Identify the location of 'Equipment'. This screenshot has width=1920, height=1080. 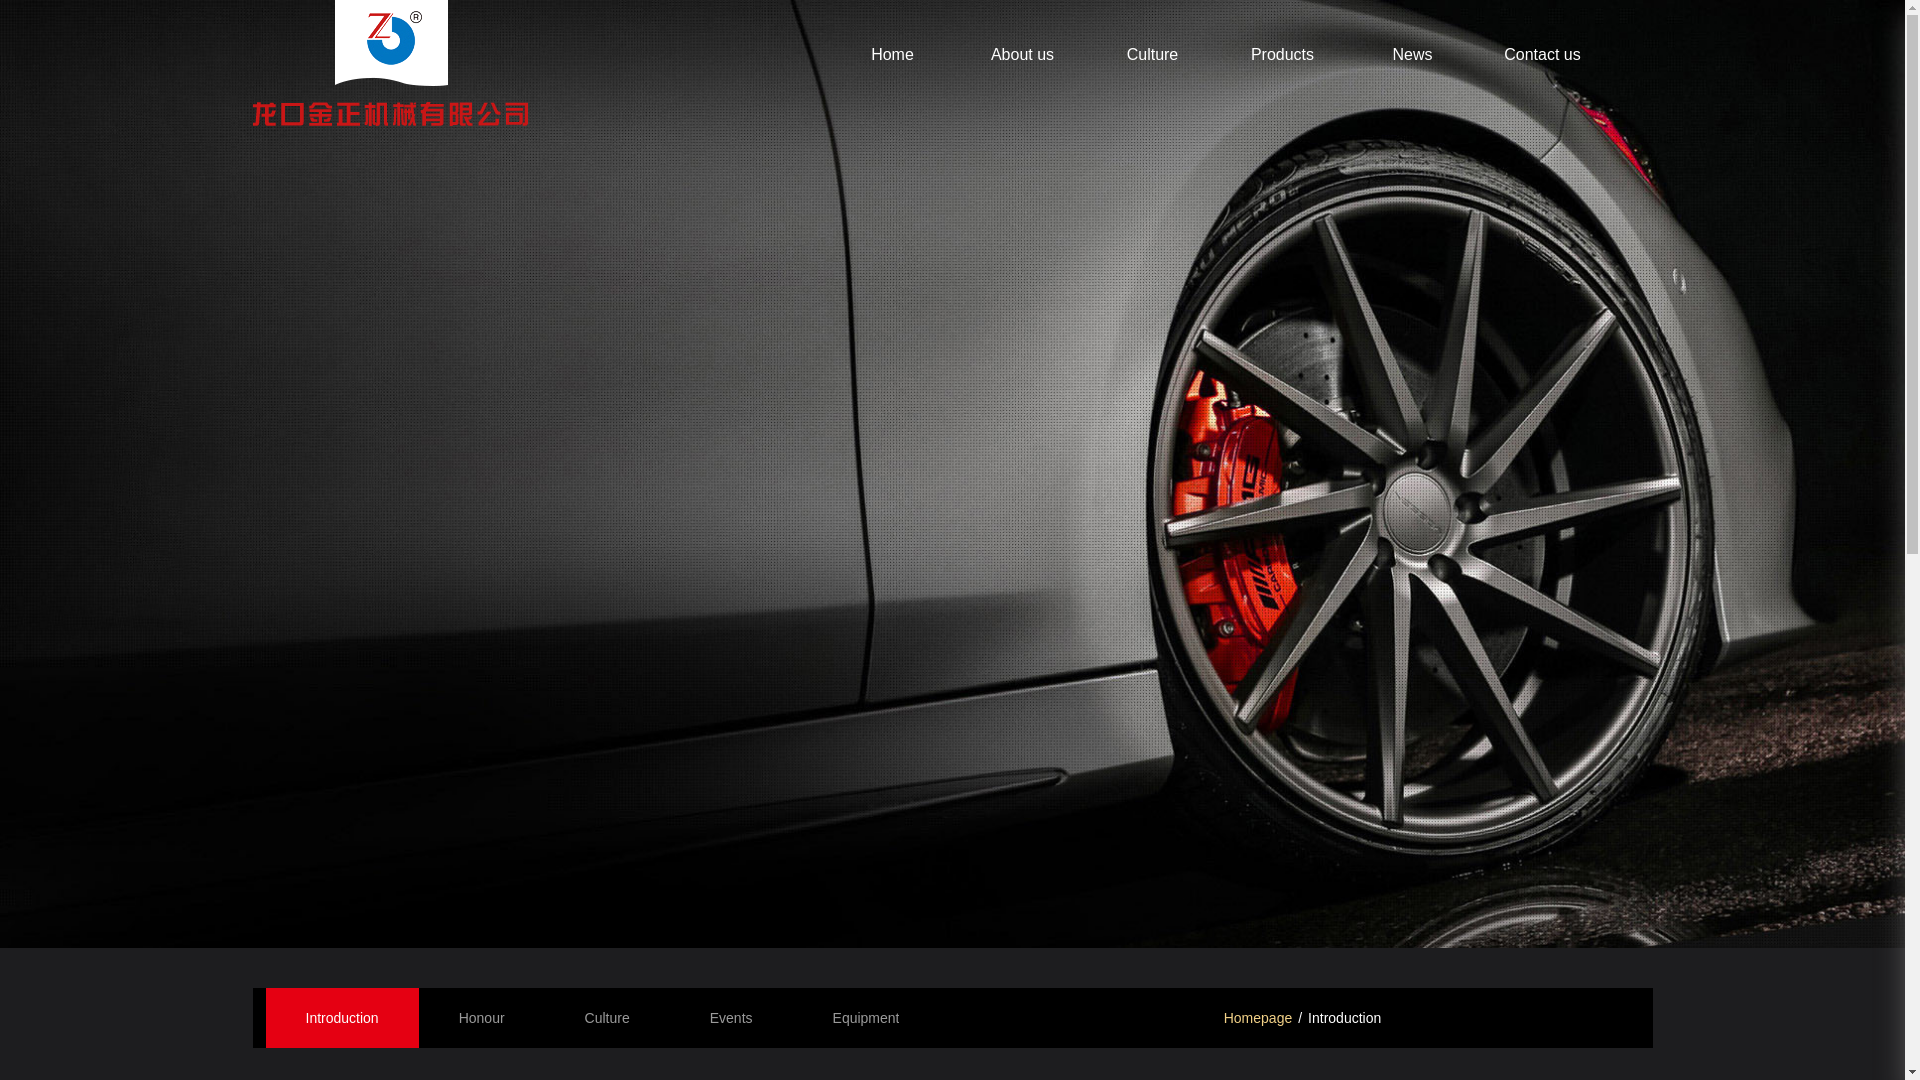
(866, 1018).